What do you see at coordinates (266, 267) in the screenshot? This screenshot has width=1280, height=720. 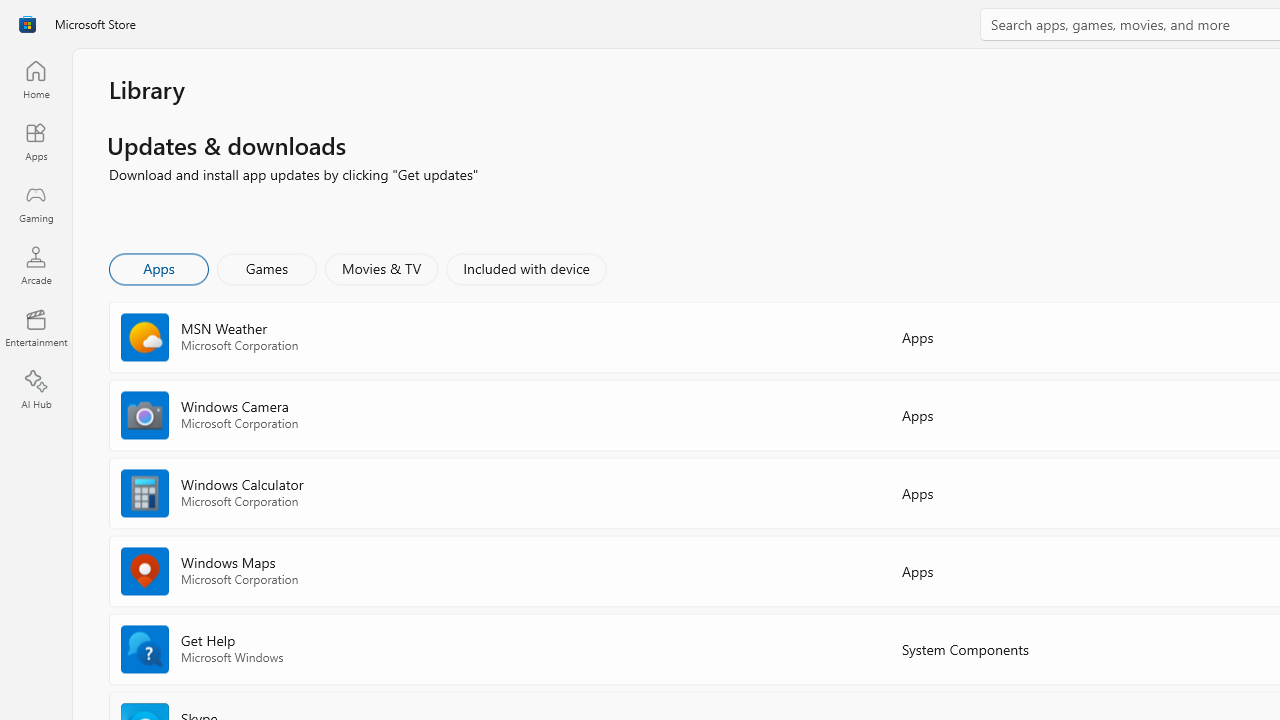 I see `'Games'` at bounding box center [266, 267].